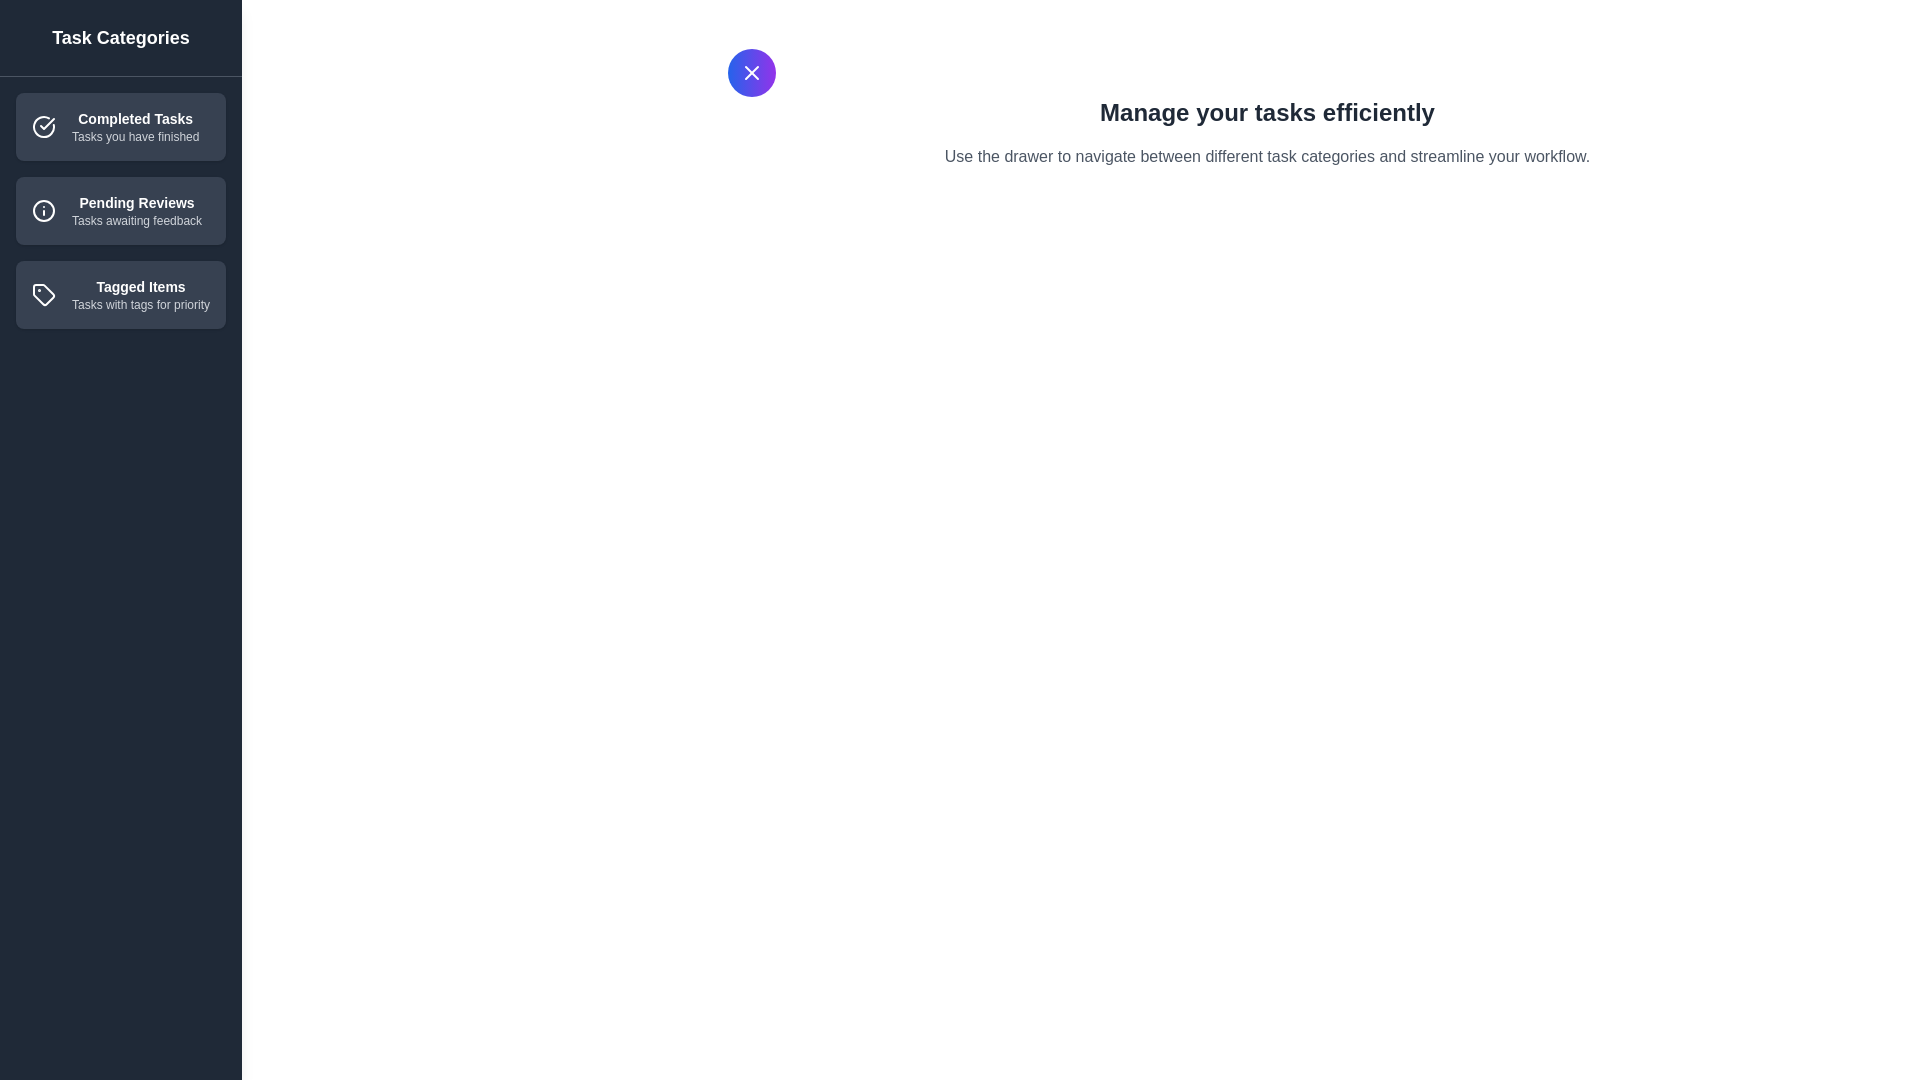 The image size is (1920, 1080). Describe the element at coordinates (119, 127) in the screenshot. I see `the category item labeled 'Completed Tasks' in the drawer` at that location.